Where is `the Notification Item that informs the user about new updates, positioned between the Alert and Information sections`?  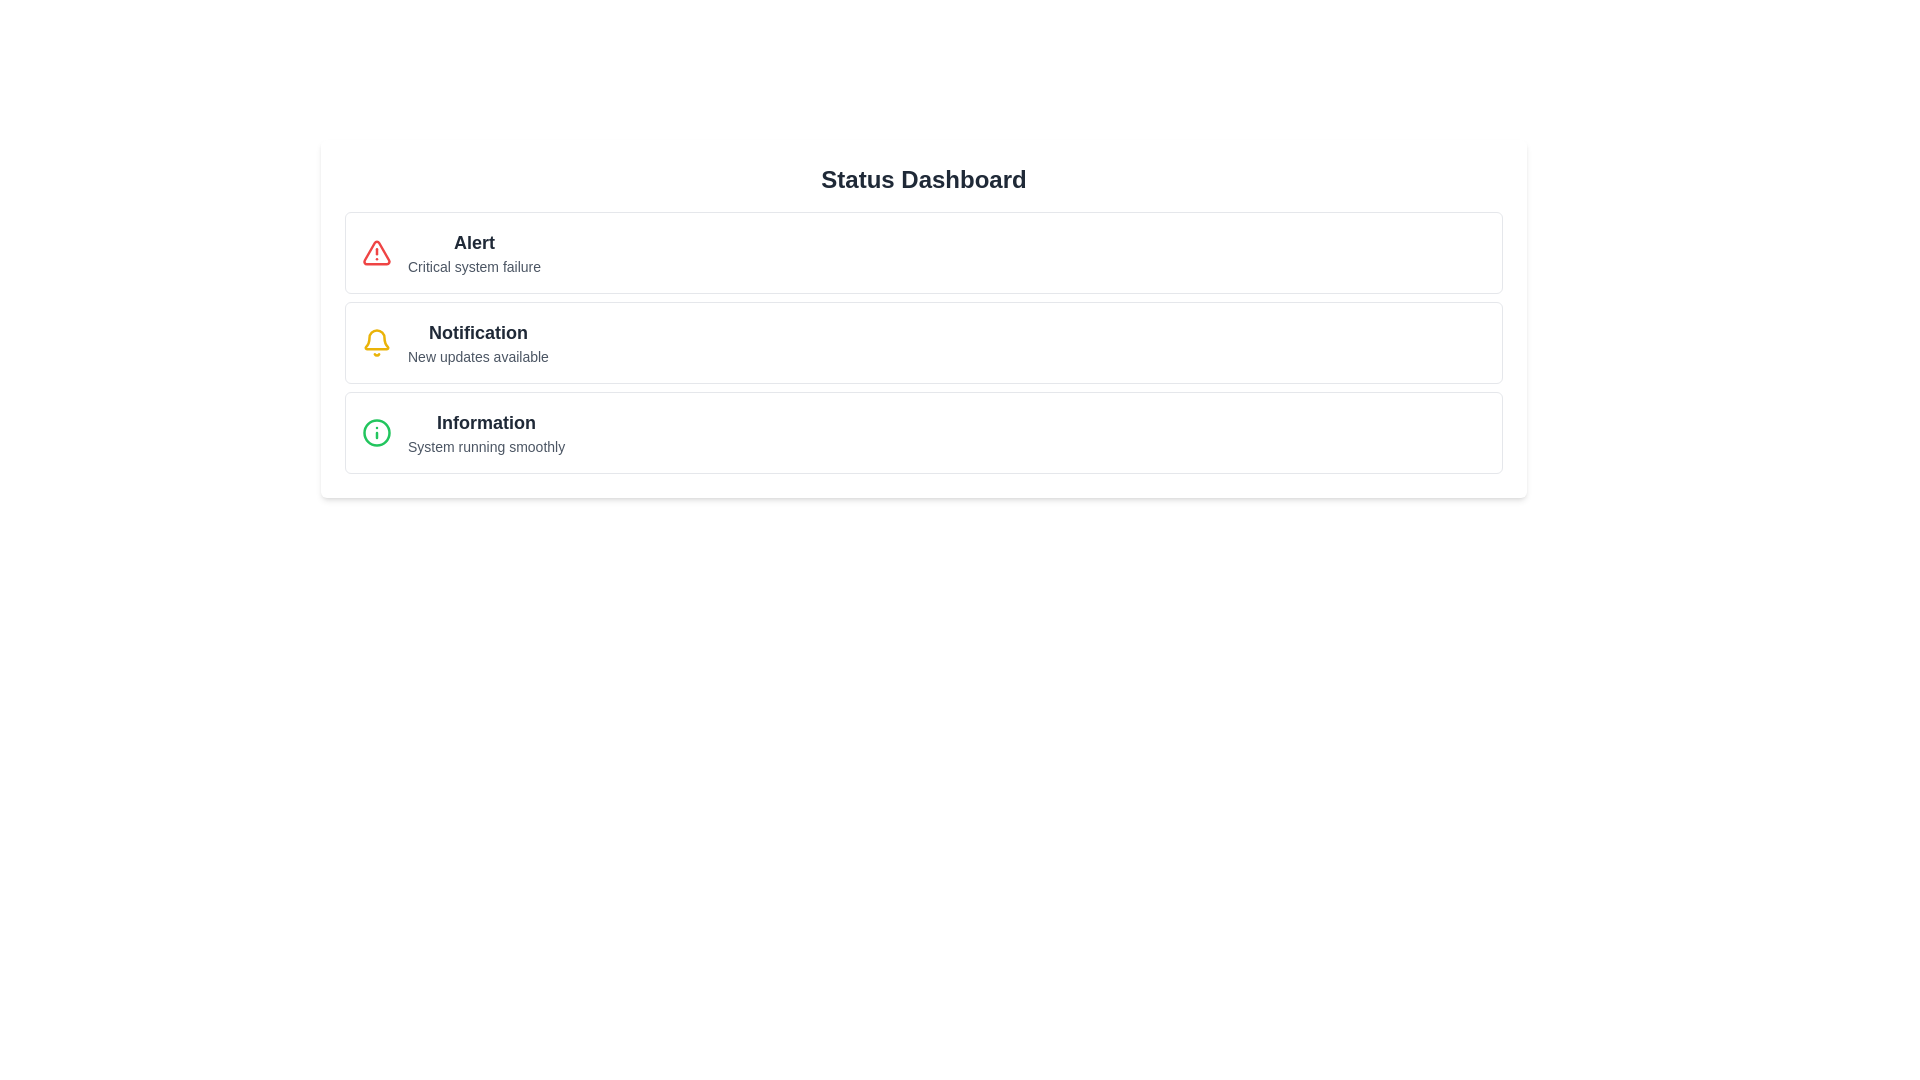 the Notification Item that informs the user about new updates, positioned between the Alert and Information sections is located at coordinates (923, 342).